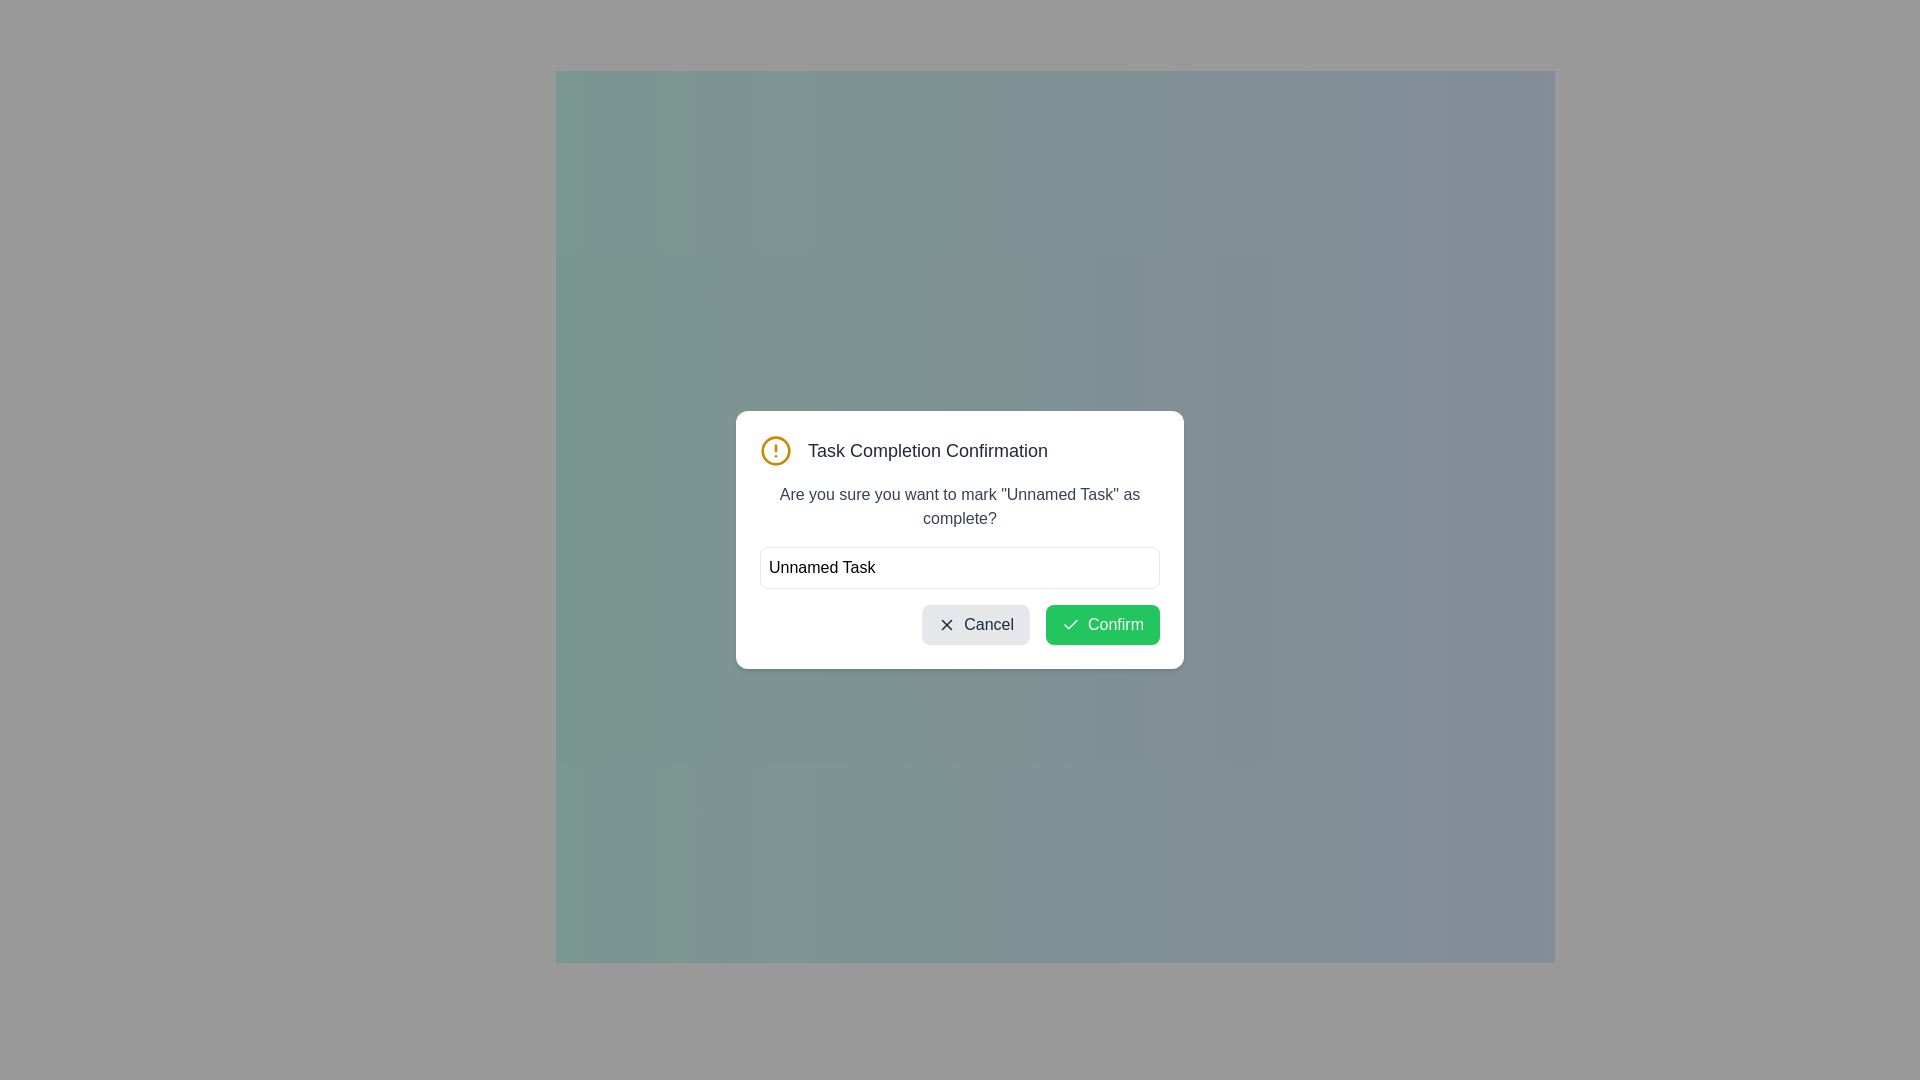 This screenshot has height=1080, width=1920. What do you see at coordinates (946, 623) in the screenshot?
I see `the 'X' icon located within the 'Cancel' button on the confirmation dialog to reinforce the action of cancelling or closing` at bounding box center [946, 623].